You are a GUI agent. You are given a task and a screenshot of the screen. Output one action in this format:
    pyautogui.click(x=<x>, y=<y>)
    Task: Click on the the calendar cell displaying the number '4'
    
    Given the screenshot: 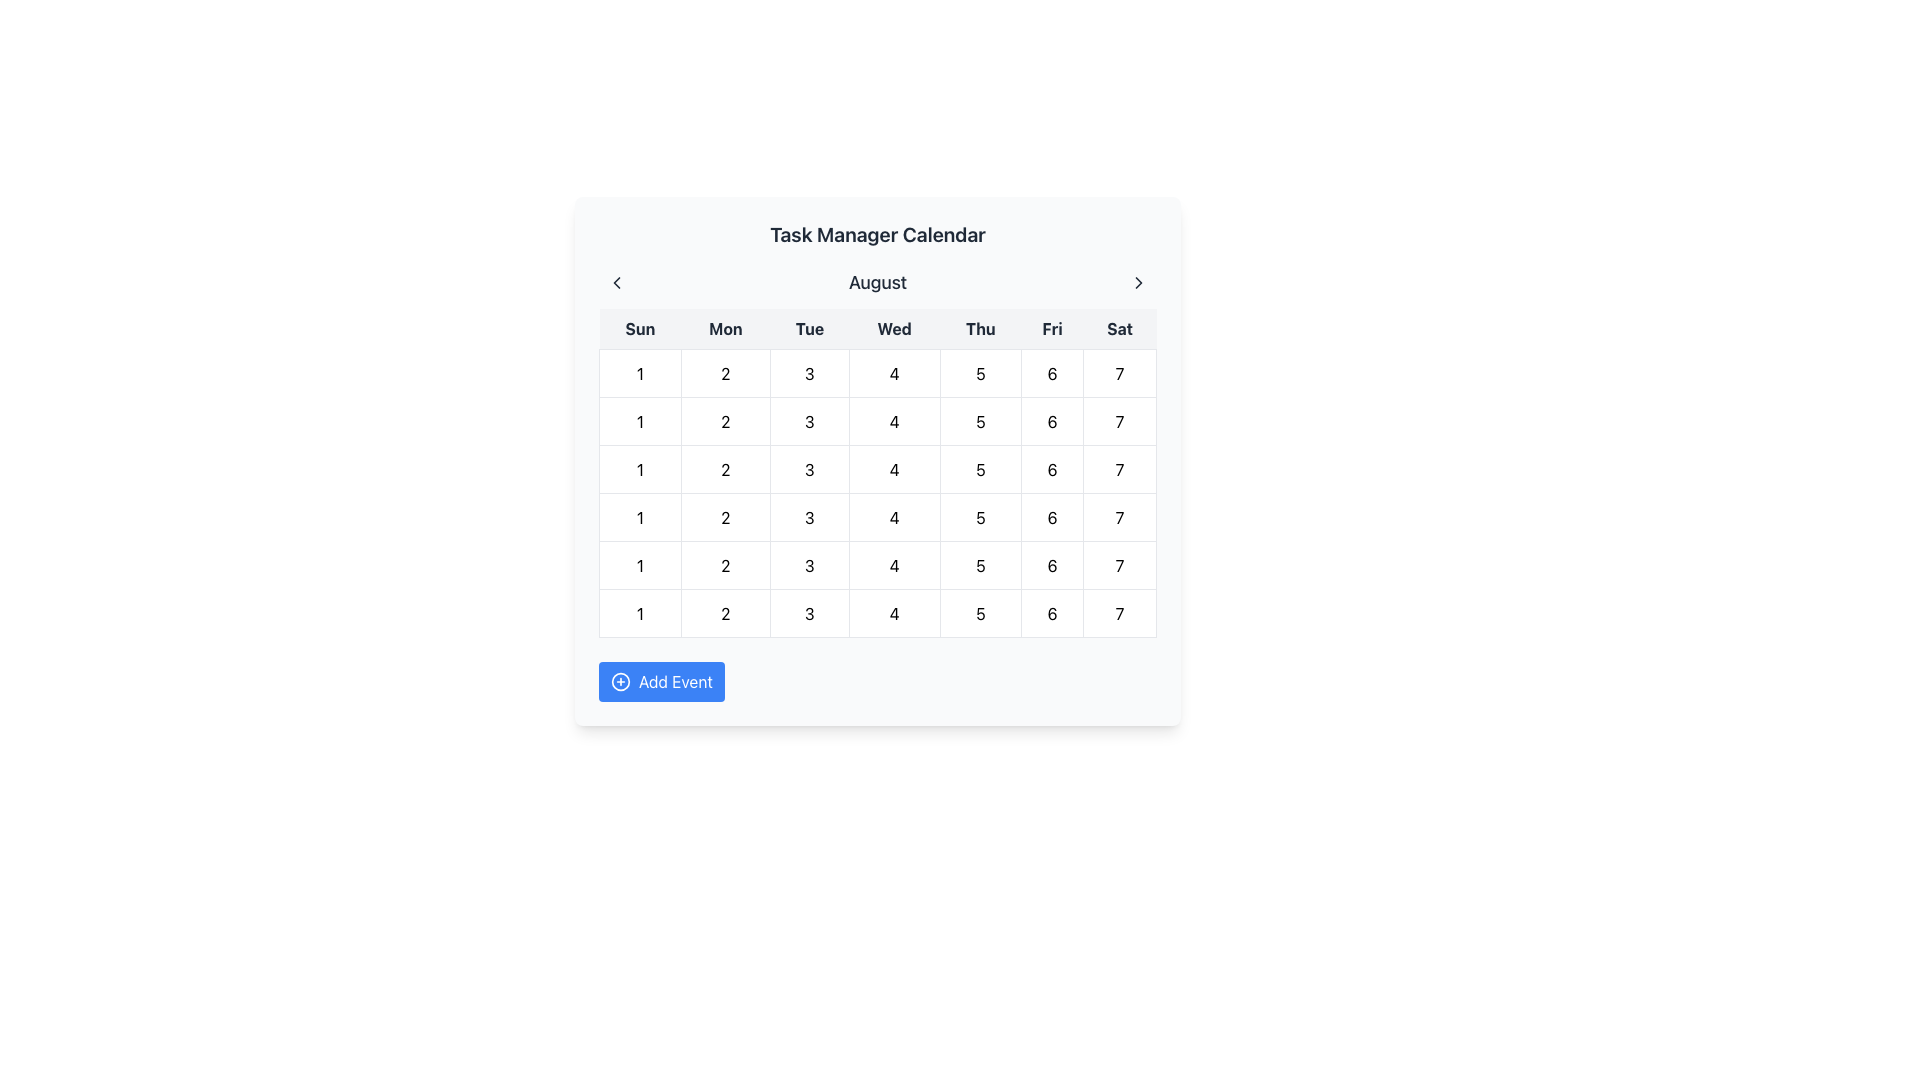 What is the action you would take?
    pyautogui.click(x=893, y=420)
    